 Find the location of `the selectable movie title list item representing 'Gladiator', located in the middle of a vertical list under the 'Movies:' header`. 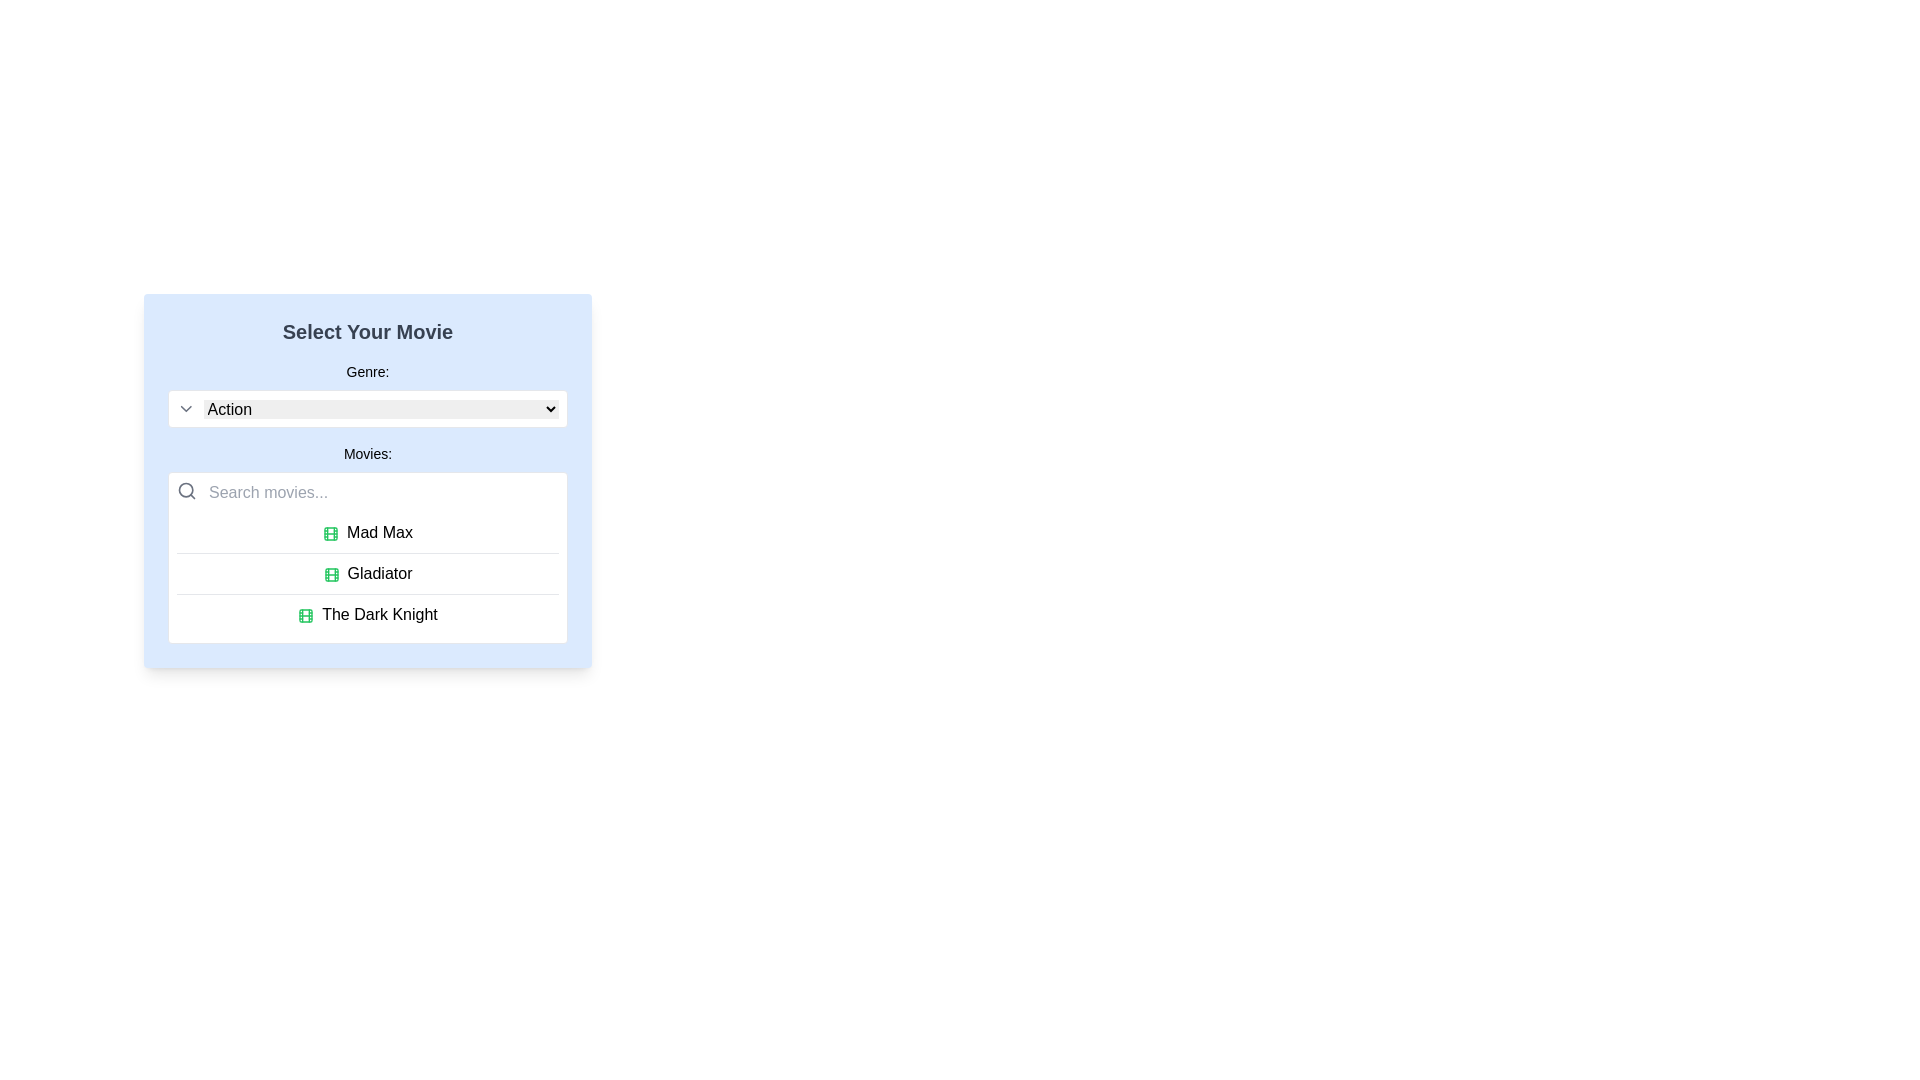

the selectable movie title list item representing 'Gladiator', located in the middle of a vertical list under the 'Movies:' header is located at coordinates (368, 573).